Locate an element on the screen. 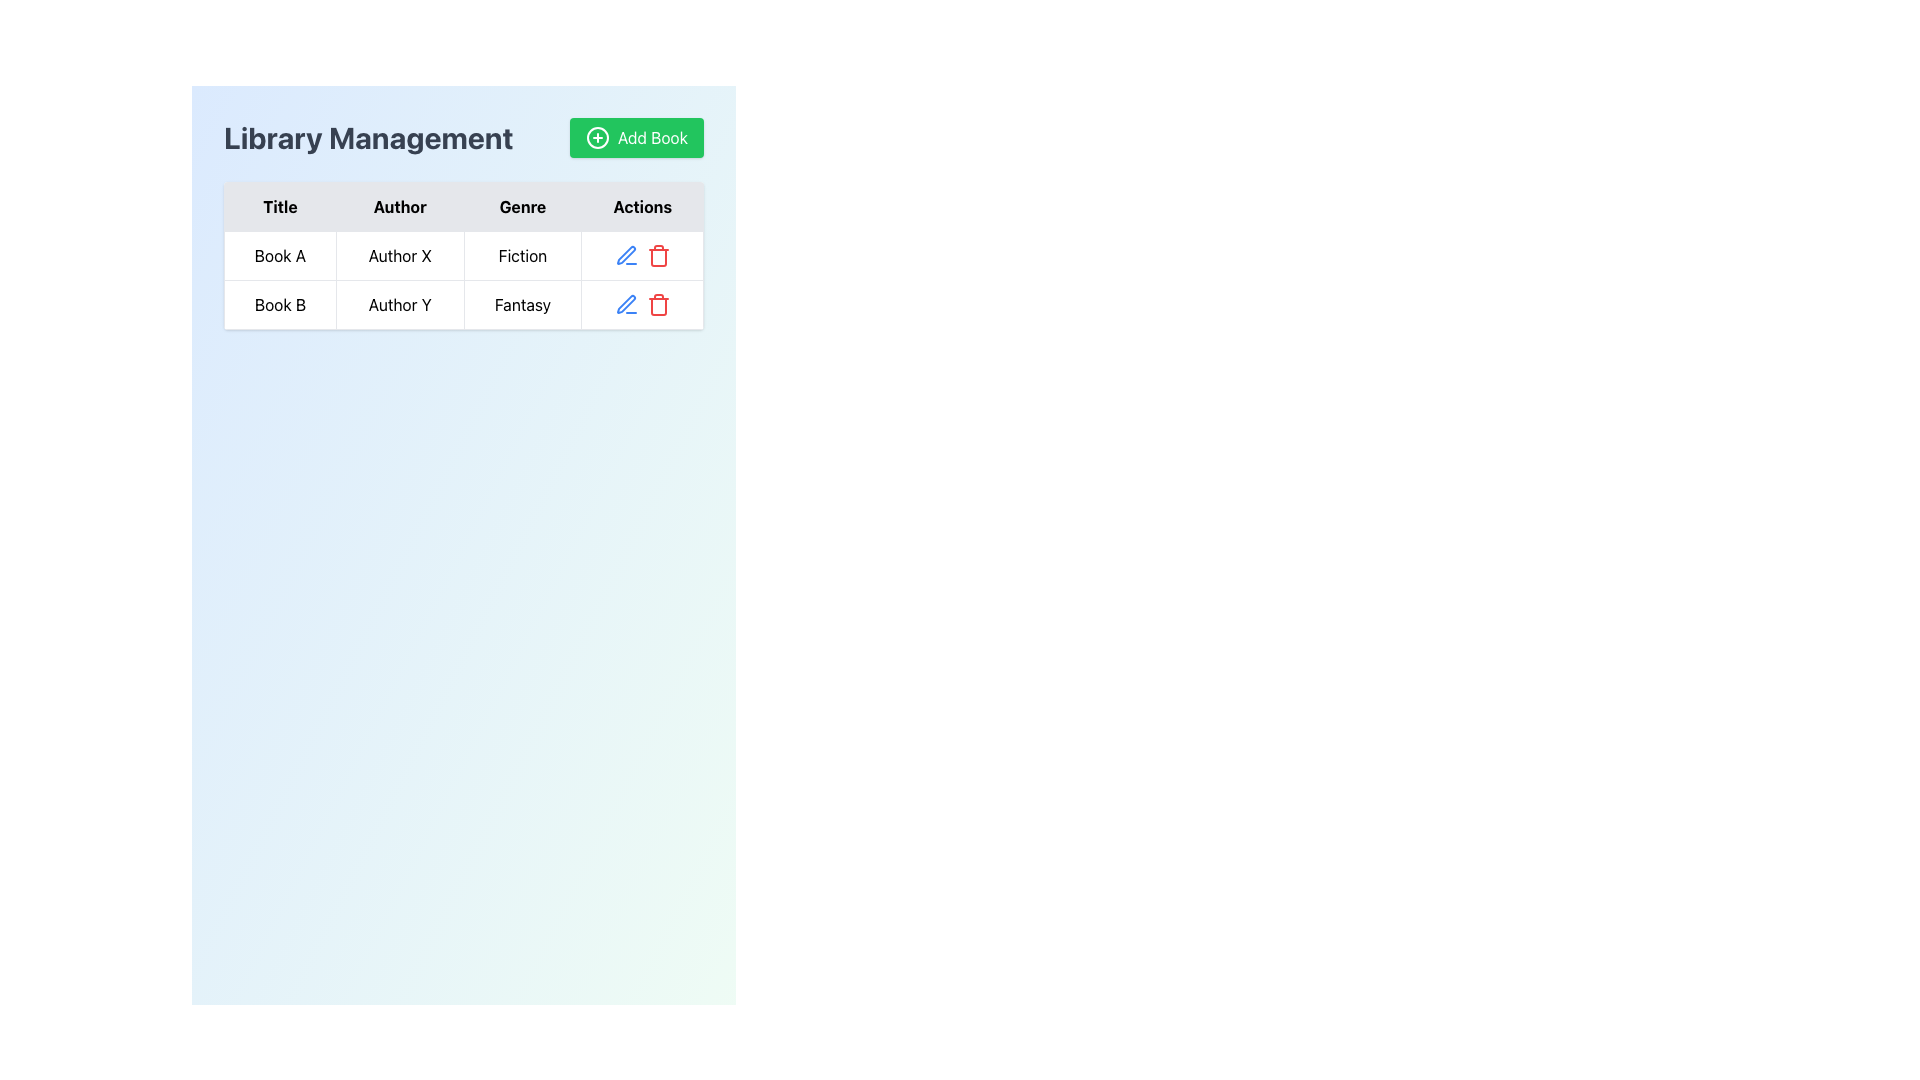  the text element displaying 'Fiction' located in the first row and third cell of the table under the 'Genre' column is located at coordinates (523, 254).